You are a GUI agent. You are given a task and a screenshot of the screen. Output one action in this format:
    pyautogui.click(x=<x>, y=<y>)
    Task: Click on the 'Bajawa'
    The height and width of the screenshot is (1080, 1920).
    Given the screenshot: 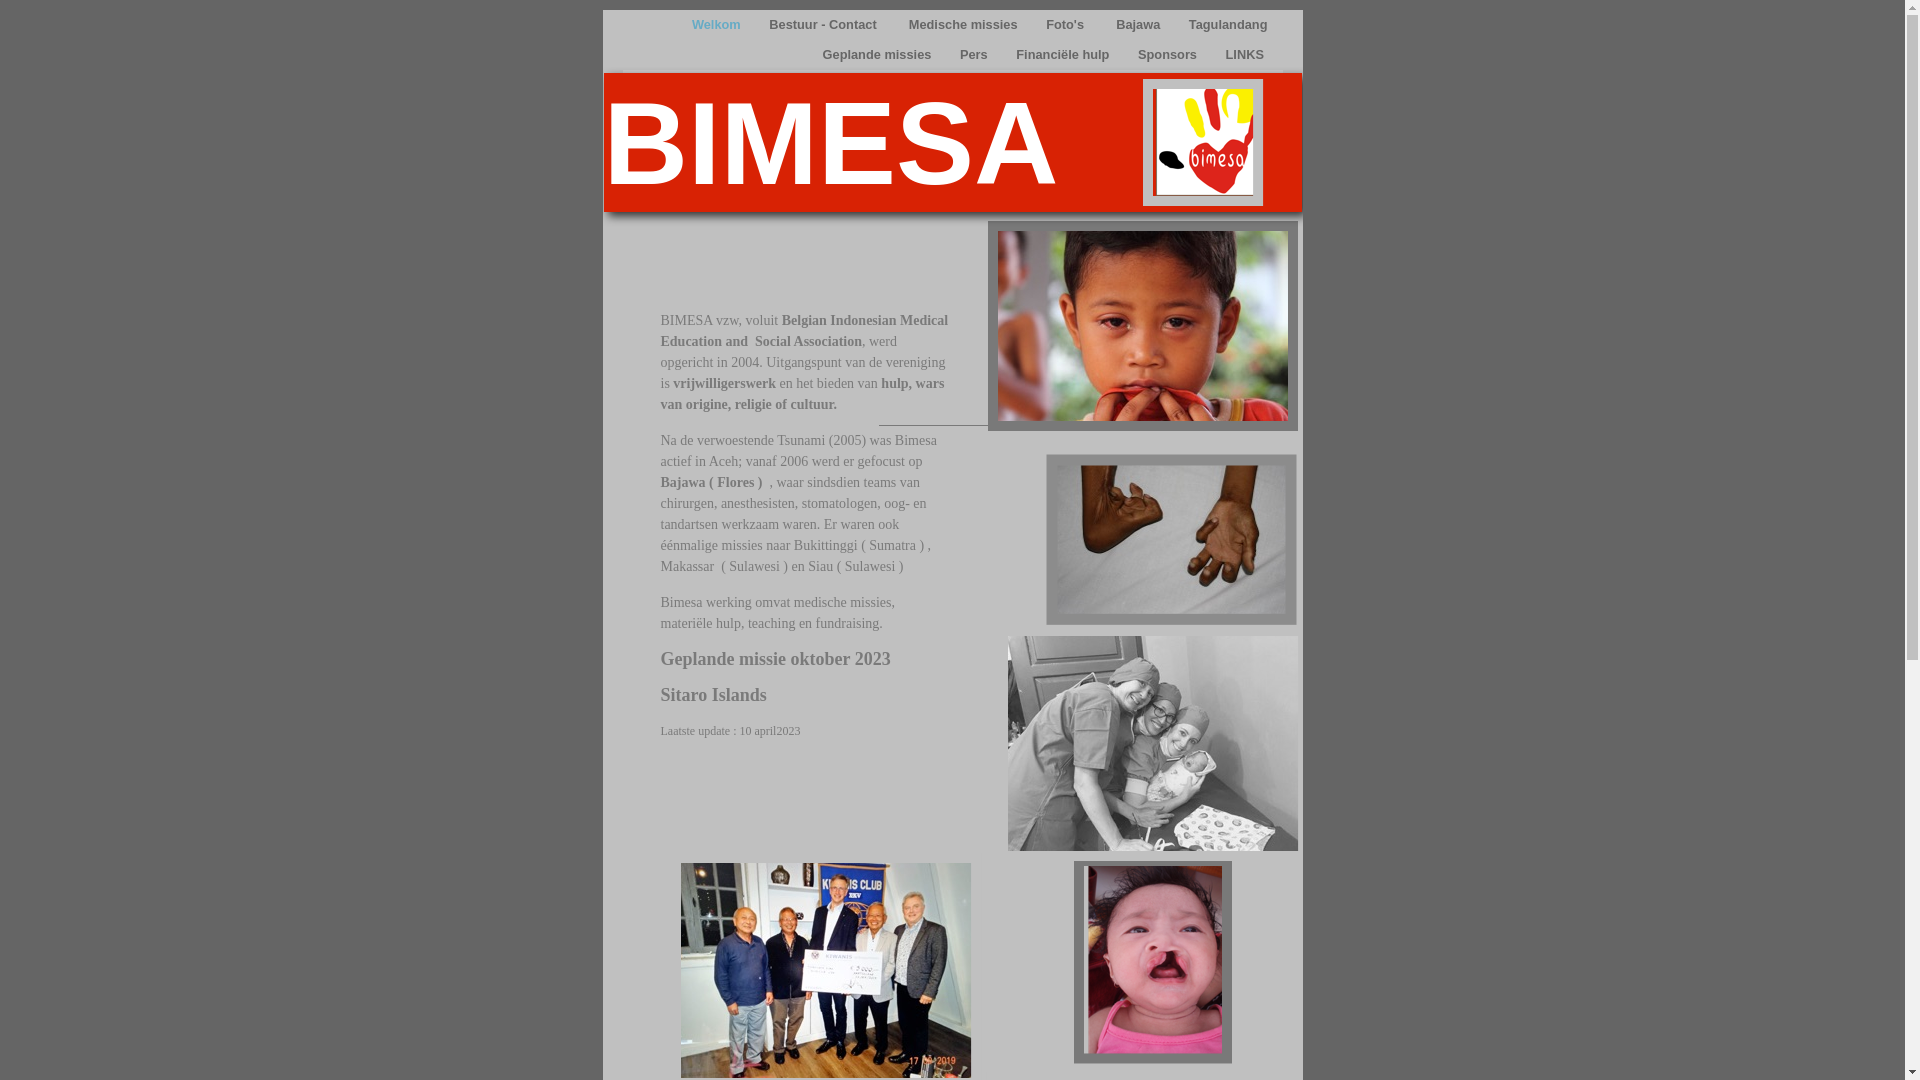 What is the action you would take?
    pyautogui.click(x=1140, y=24)
    